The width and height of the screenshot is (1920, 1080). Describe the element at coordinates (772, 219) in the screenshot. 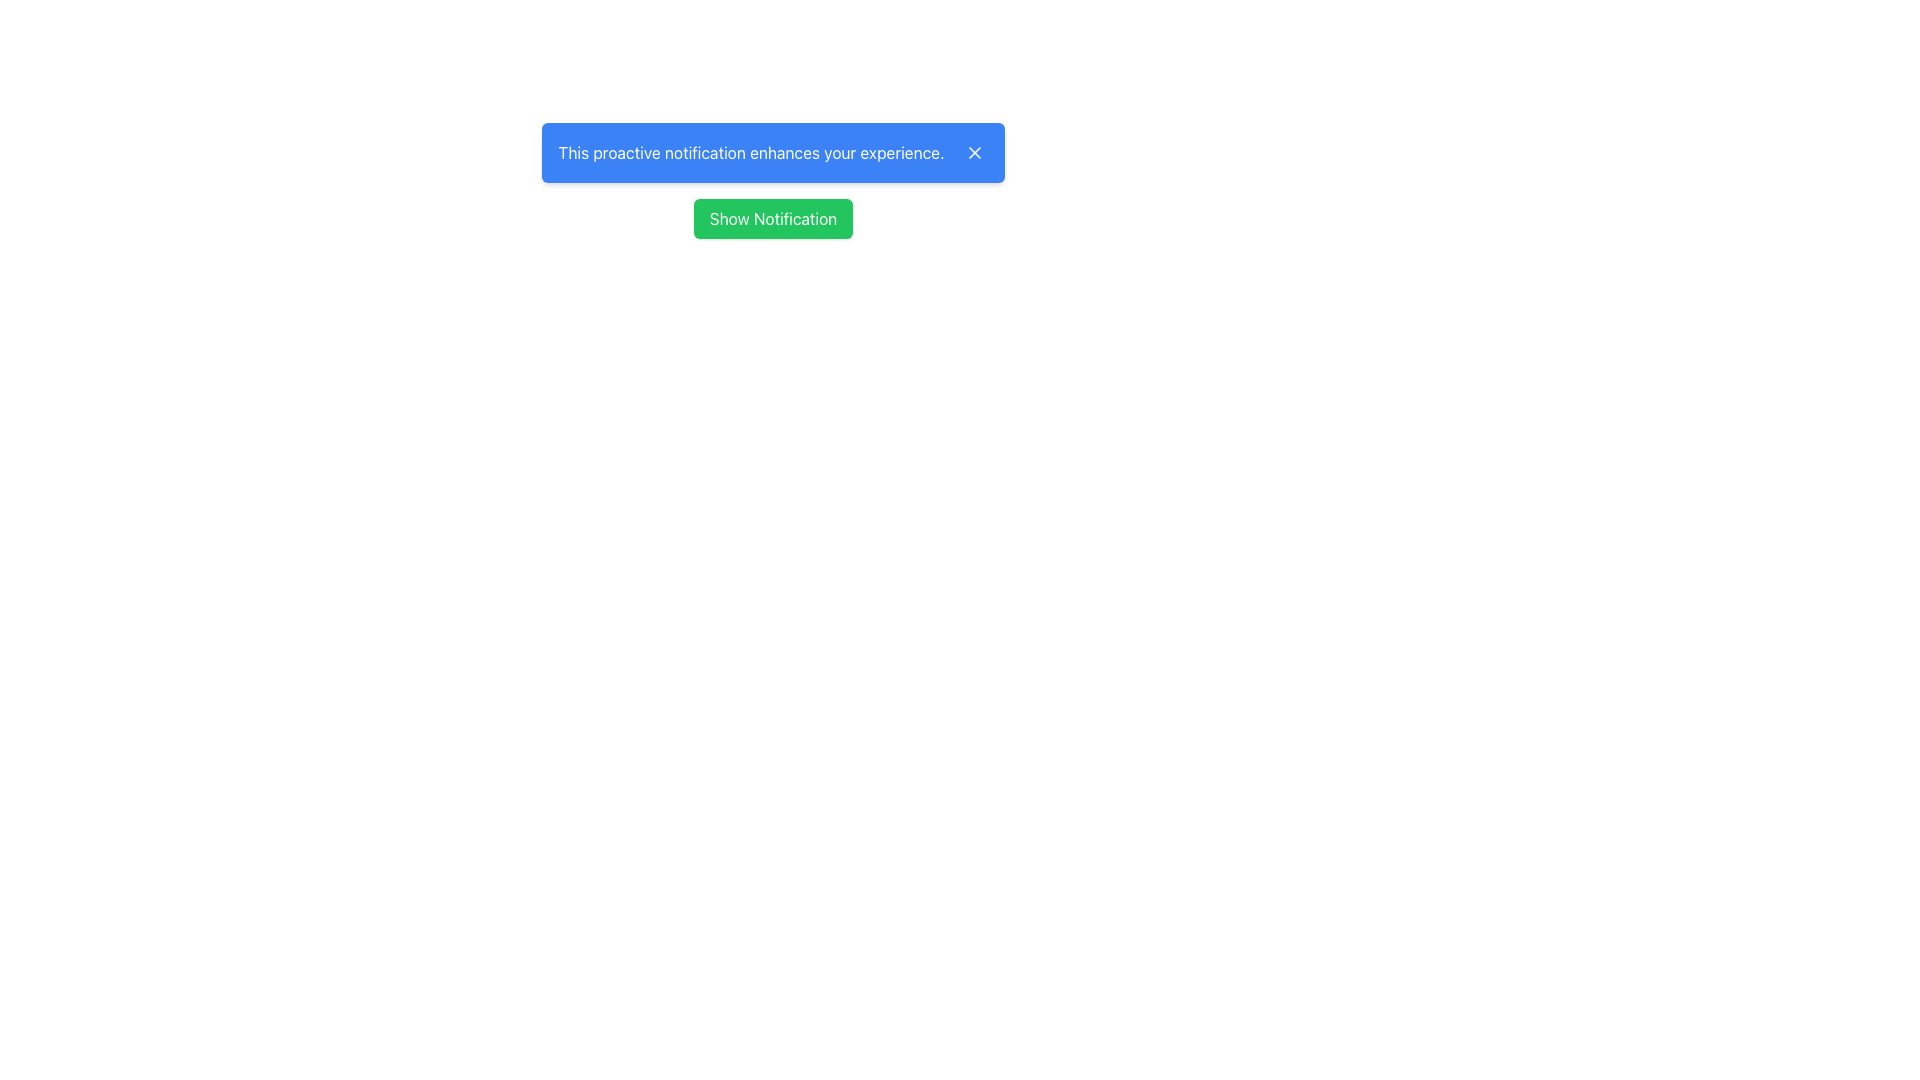

I see `the green button labeled 'Show Notification' located below the blue notification panel` at that location.